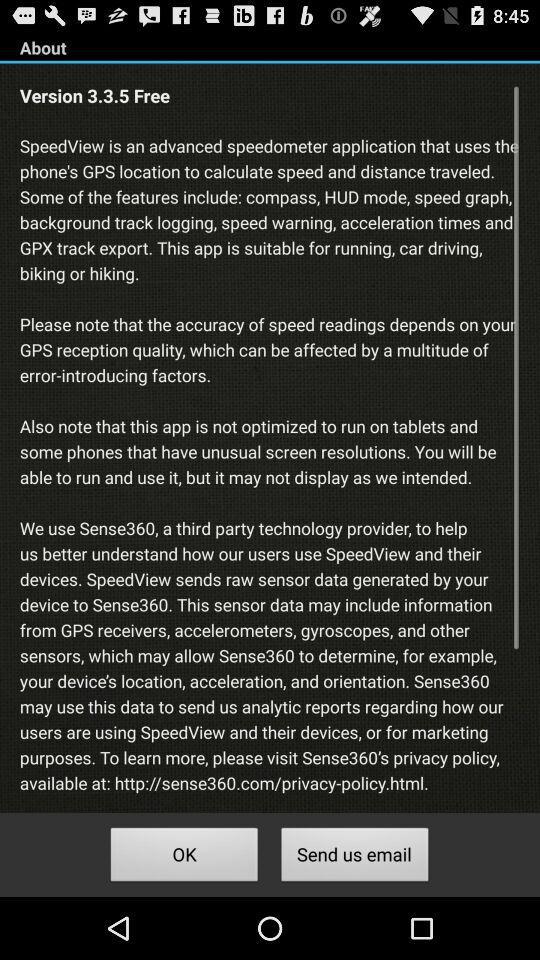 The width and height of the screenshot is (540, 960). Describe the element at coordinates (184, 856) in the screenshot. I see `the item to the left of the send us email button` at that location.